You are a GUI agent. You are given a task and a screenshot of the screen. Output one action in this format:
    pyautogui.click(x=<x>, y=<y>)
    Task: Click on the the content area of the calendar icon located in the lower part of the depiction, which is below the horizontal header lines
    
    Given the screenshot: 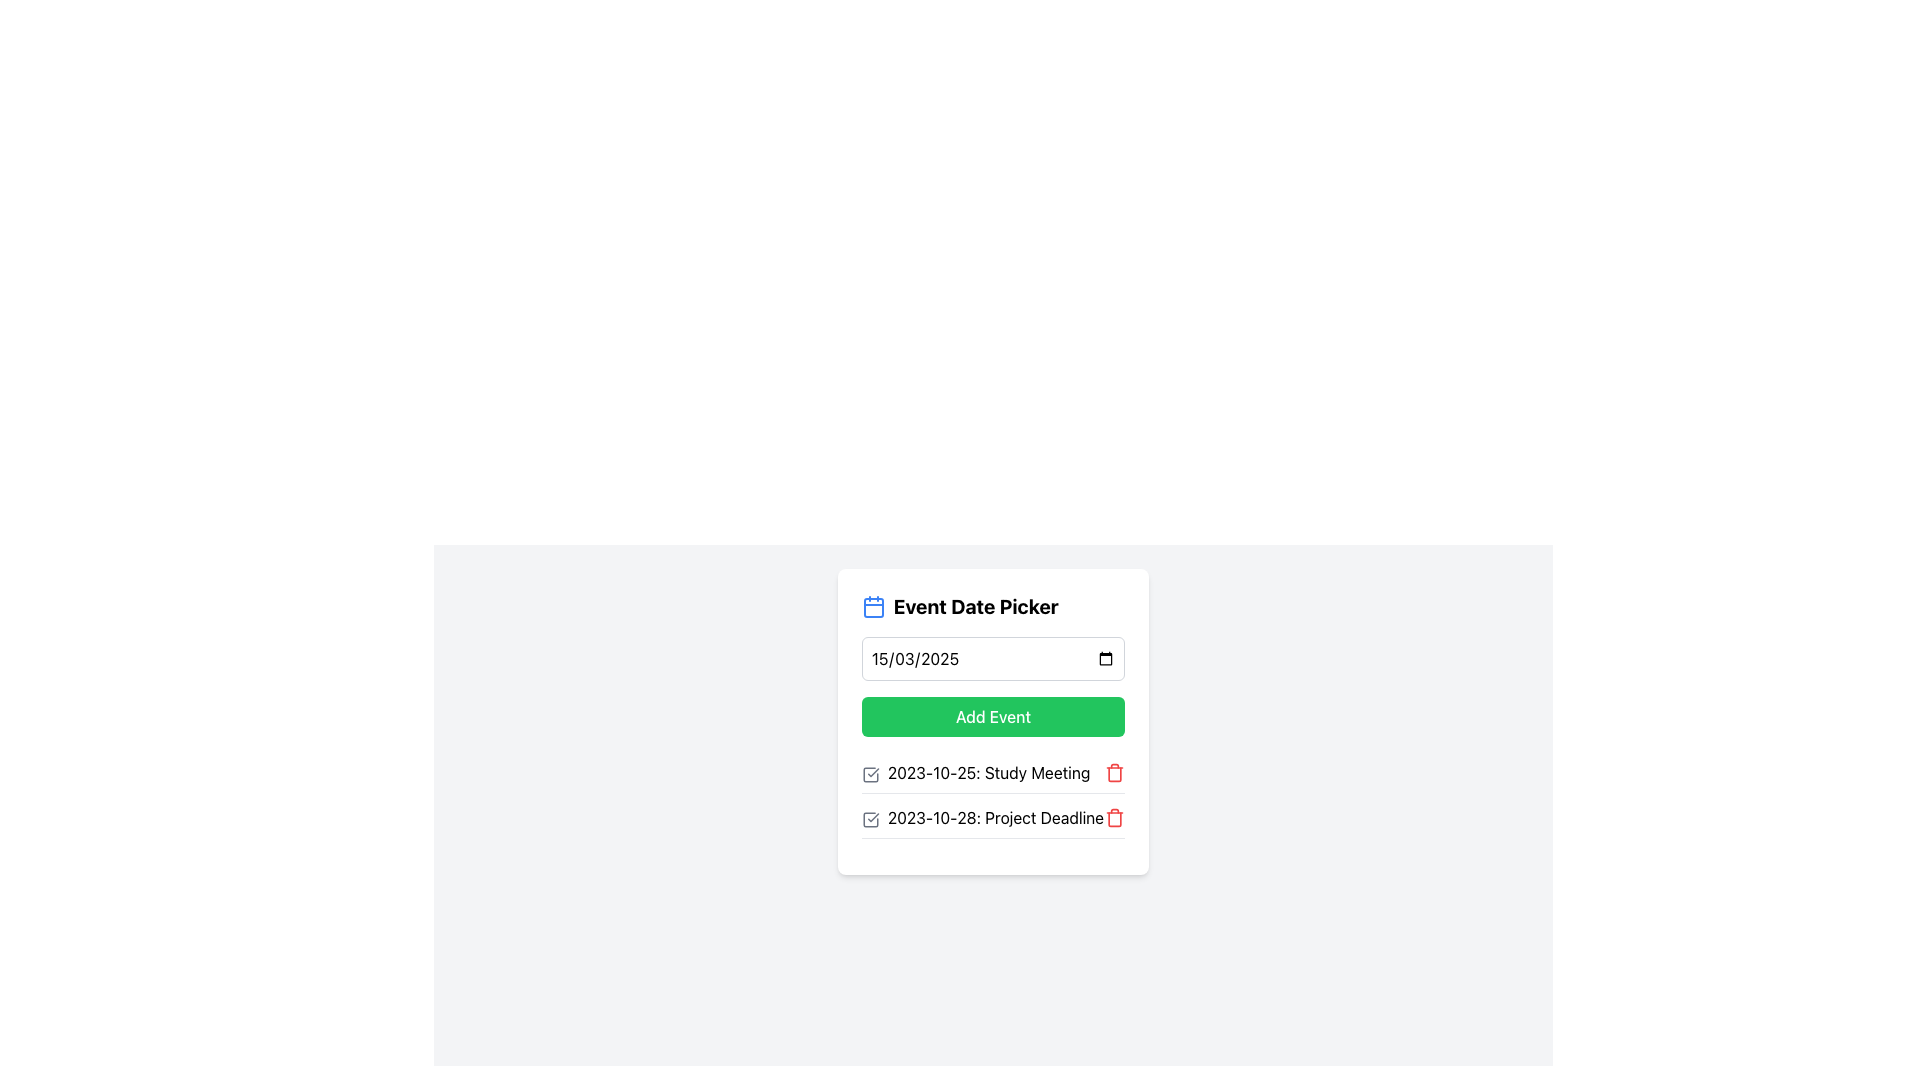 What is the action you would take?
    pyautogui.click(x=873, y=607)
    